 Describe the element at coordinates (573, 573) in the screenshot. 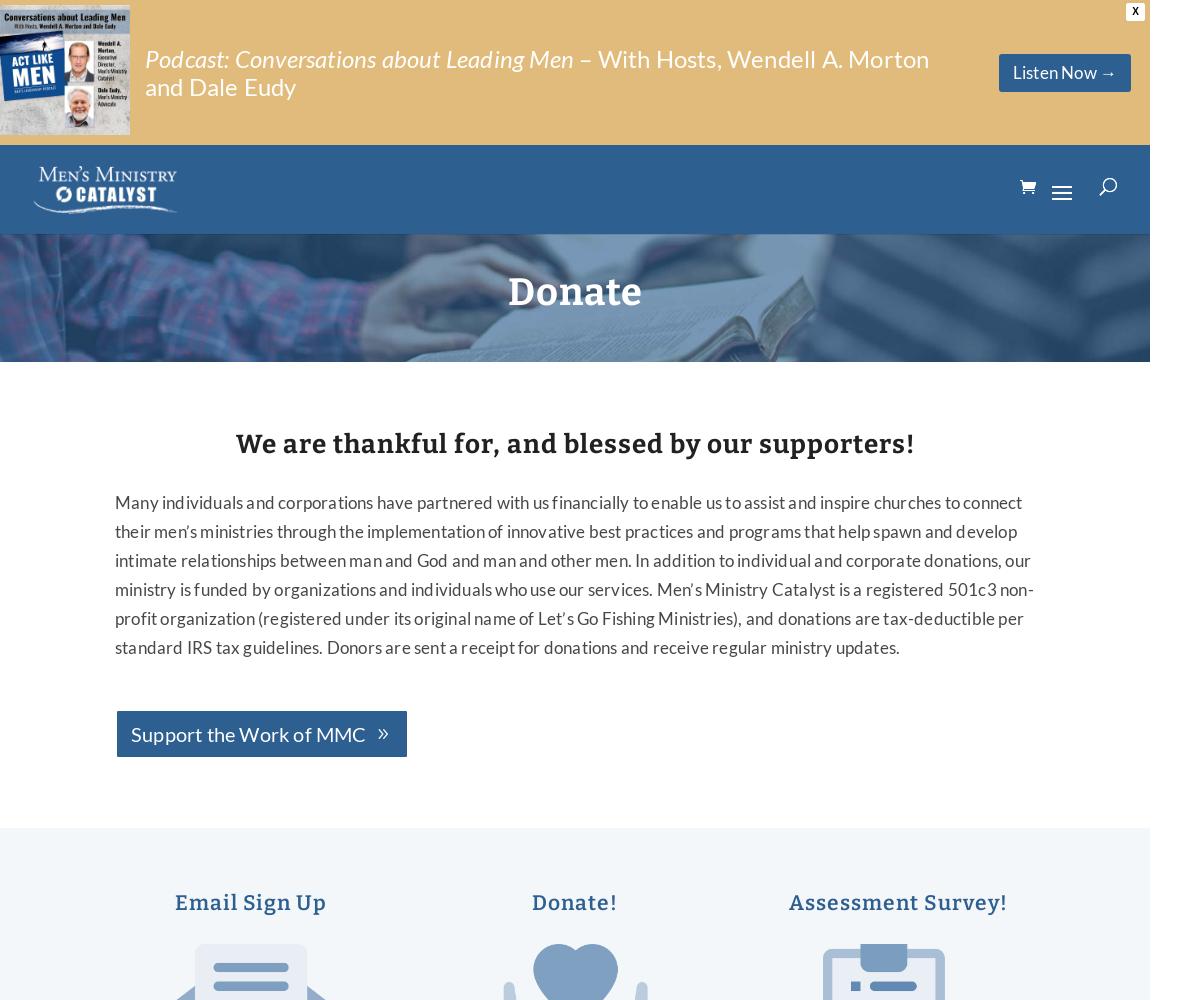

I see `'Many individuals and corporations have partnered with us financially to enable us to assist and inspire churches to connect their men’s ministries through the implementation of innovative best practices and programs that help spawn and develop intimate relationships between man and God and man and other men. In addition to individual and corporate donations, our ministry is funded by organizations and individuals who use our services. Men’s Ministry Catalyst is a registered 501c3 non-profit organization (registered under its original name of Let’s Go Fishing Ministries), and donations are tax-deductible per standard IRS tax guidelines. Donors are sent a receipt for donations and receive regular ministry updates.'` at that location.